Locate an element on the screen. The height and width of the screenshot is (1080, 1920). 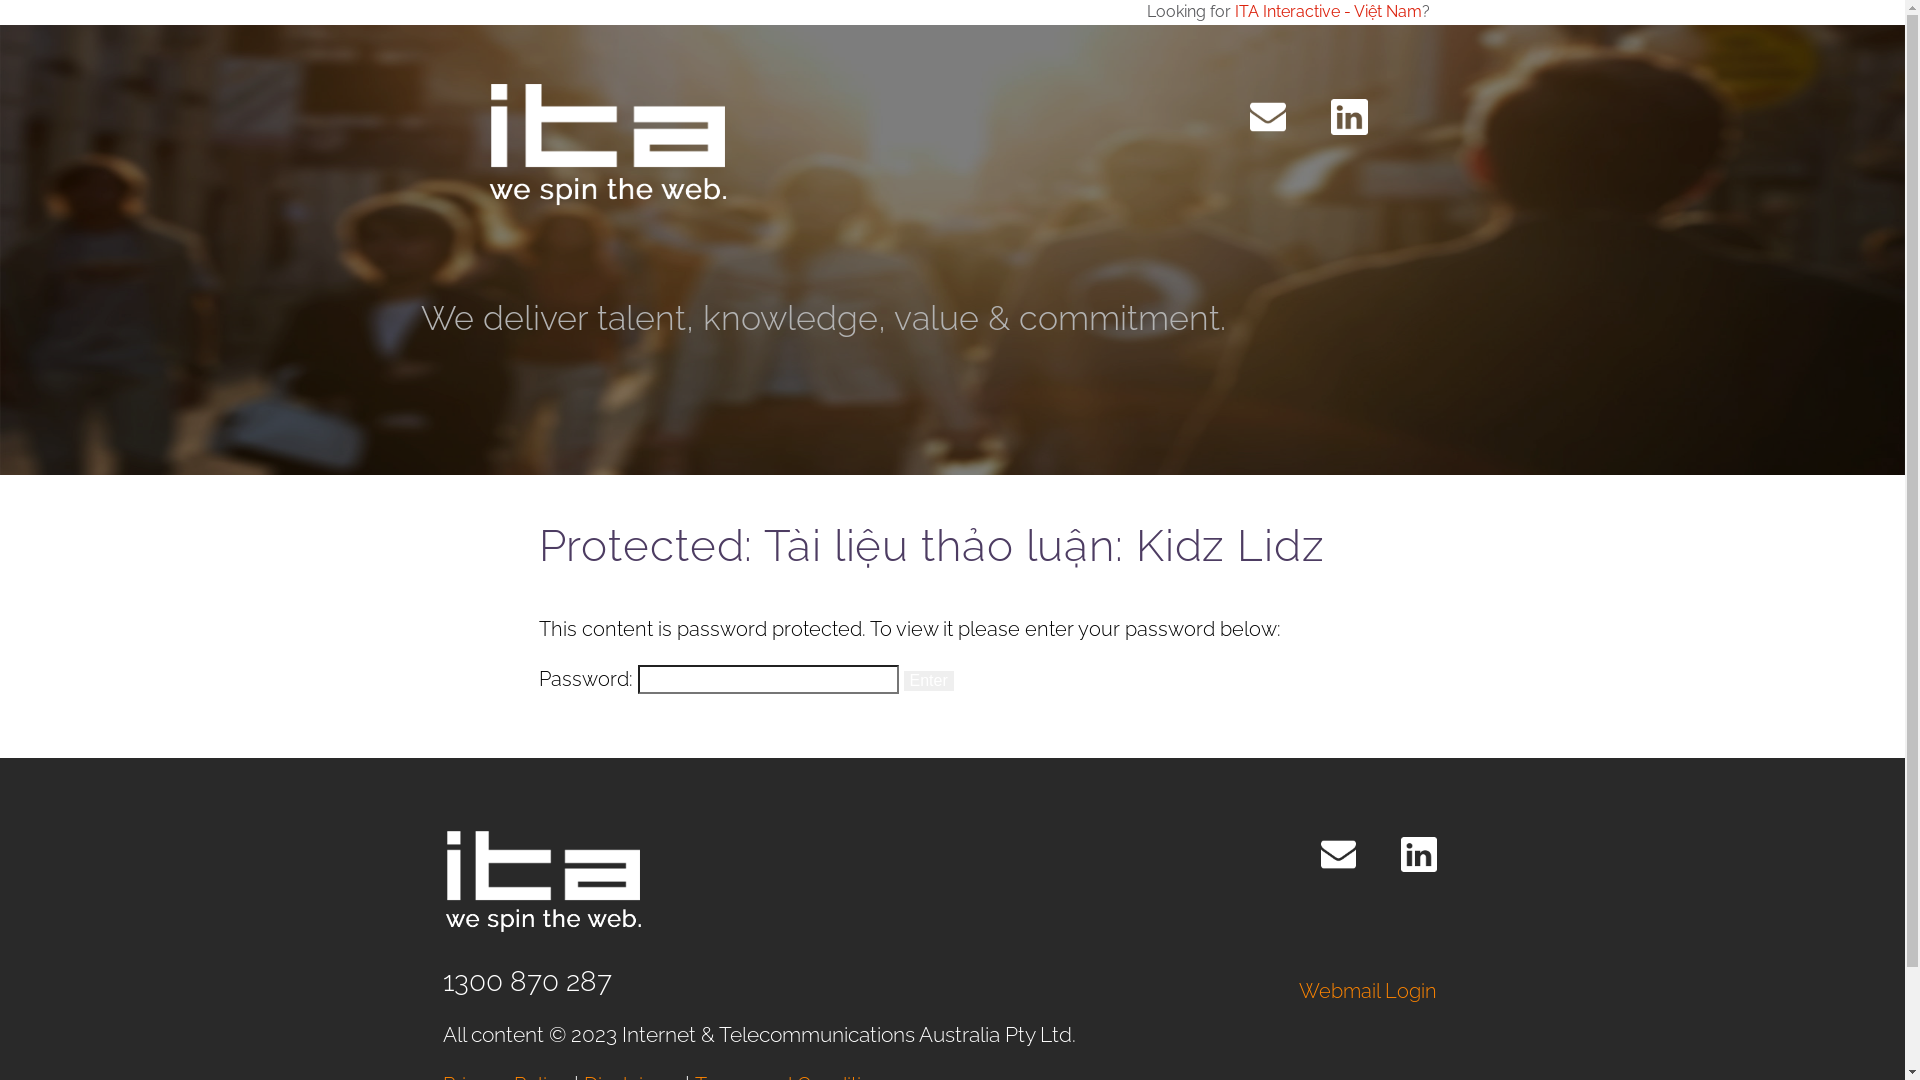
'Webmail Login' is located at coordinates (1367, 991).